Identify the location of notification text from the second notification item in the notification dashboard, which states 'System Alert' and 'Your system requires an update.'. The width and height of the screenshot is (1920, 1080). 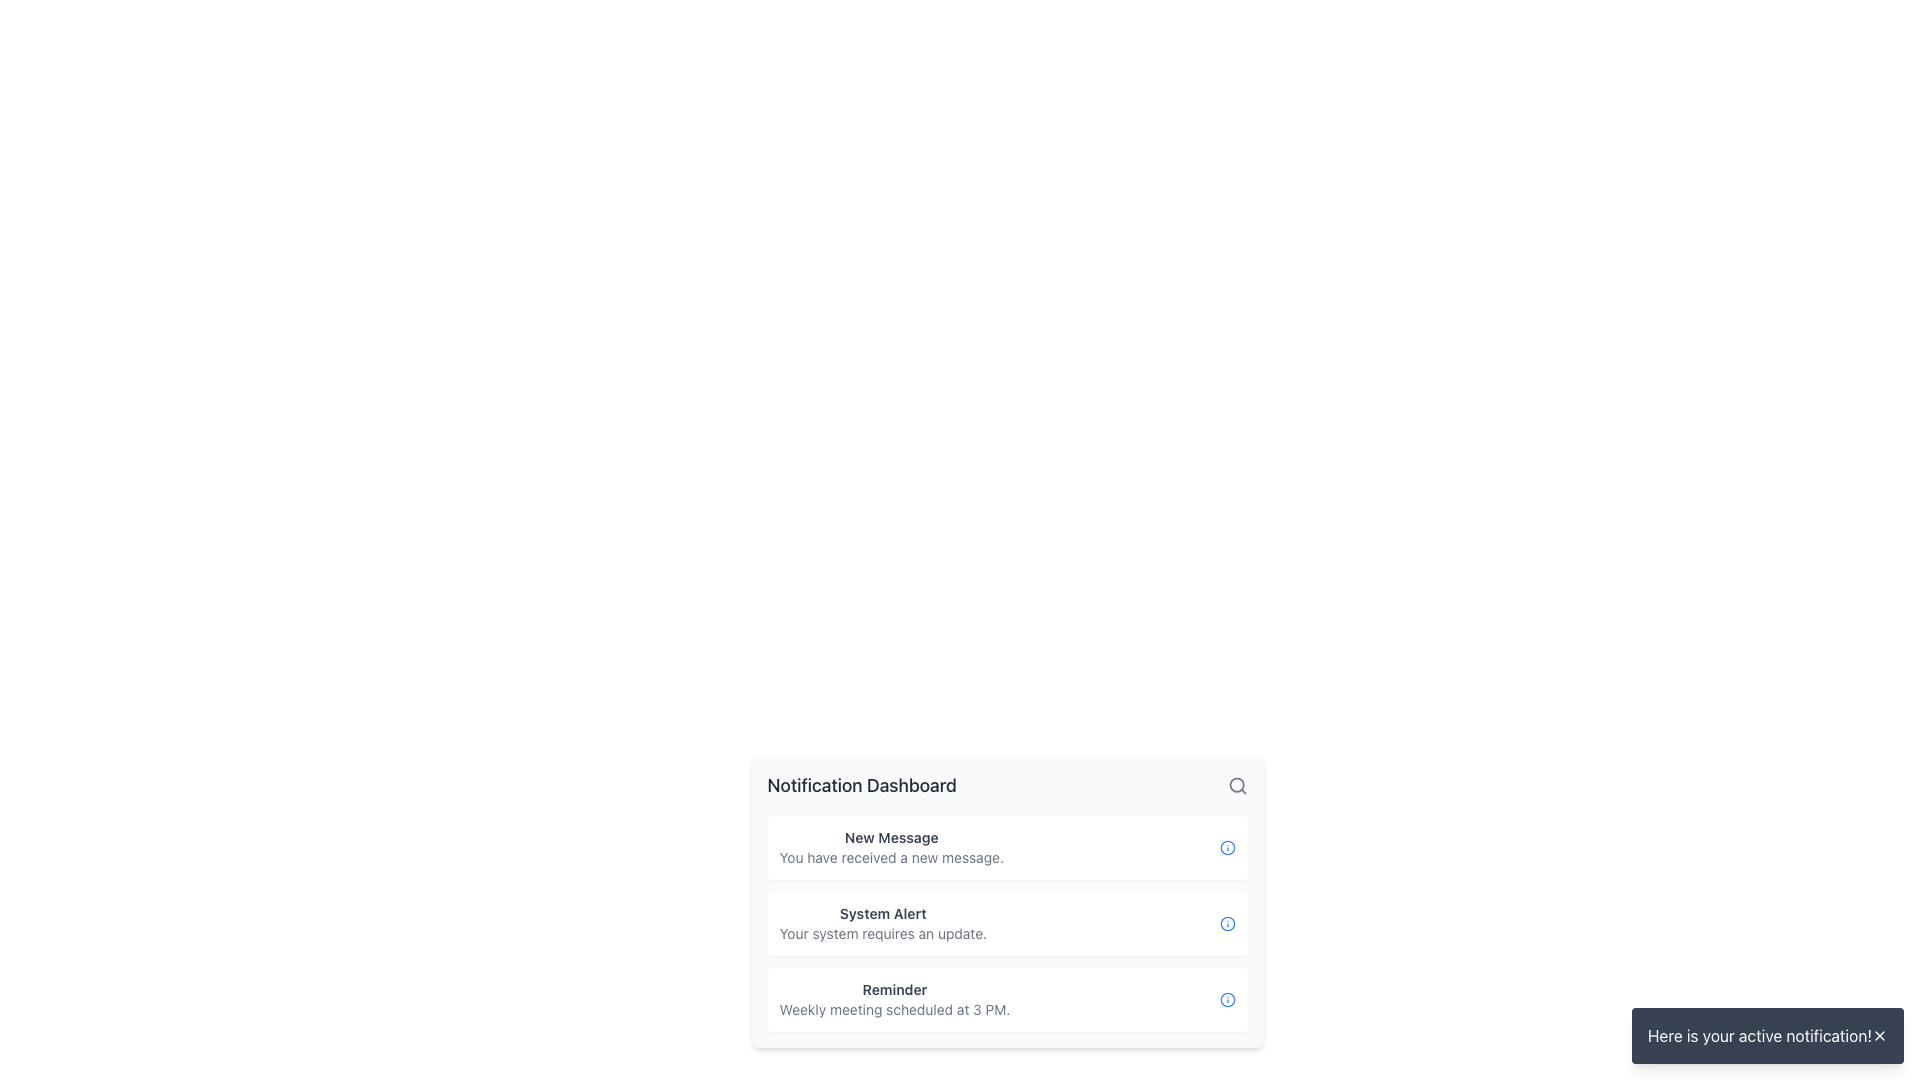
(882, 924).